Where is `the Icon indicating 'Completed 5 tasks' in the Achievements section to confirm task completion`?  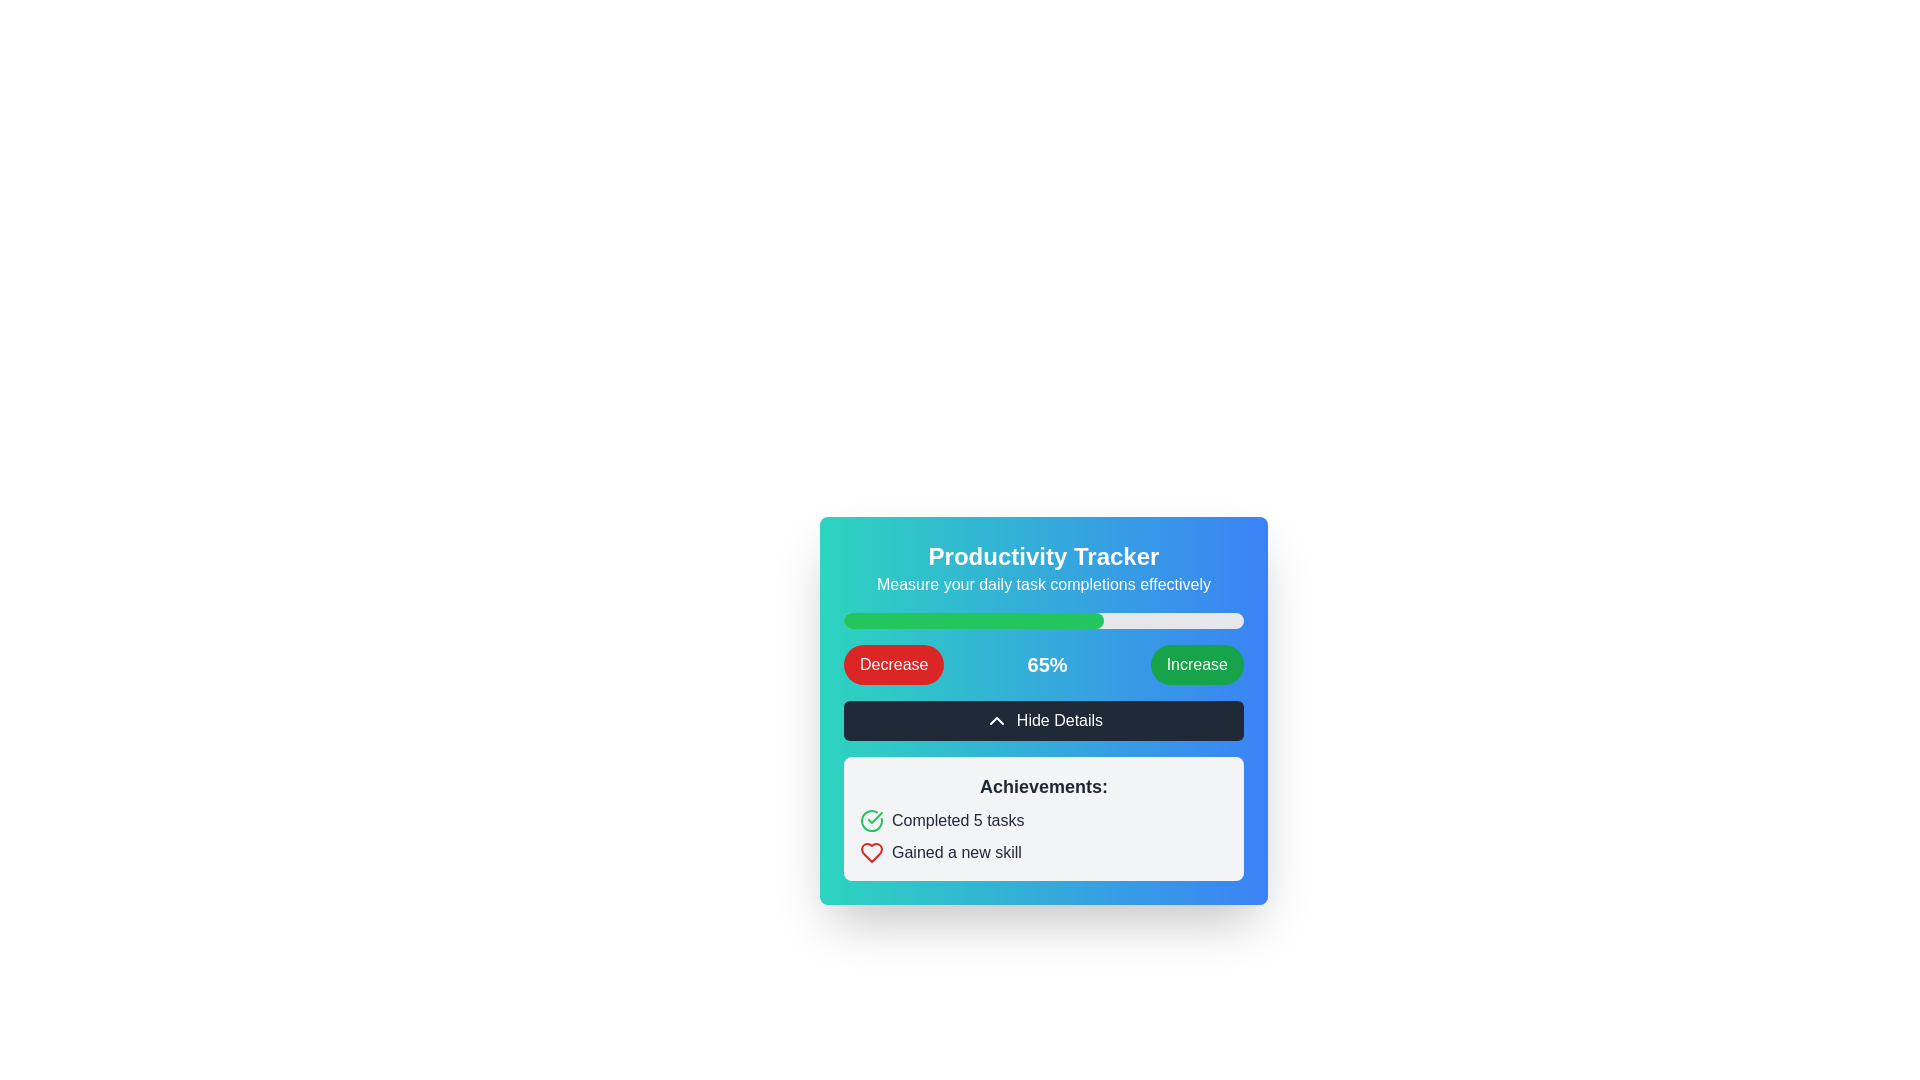 the Icon indicating 'Completed 5 tasks' in the Achievements section to confirm task completion is located at coordinates (872, 821).